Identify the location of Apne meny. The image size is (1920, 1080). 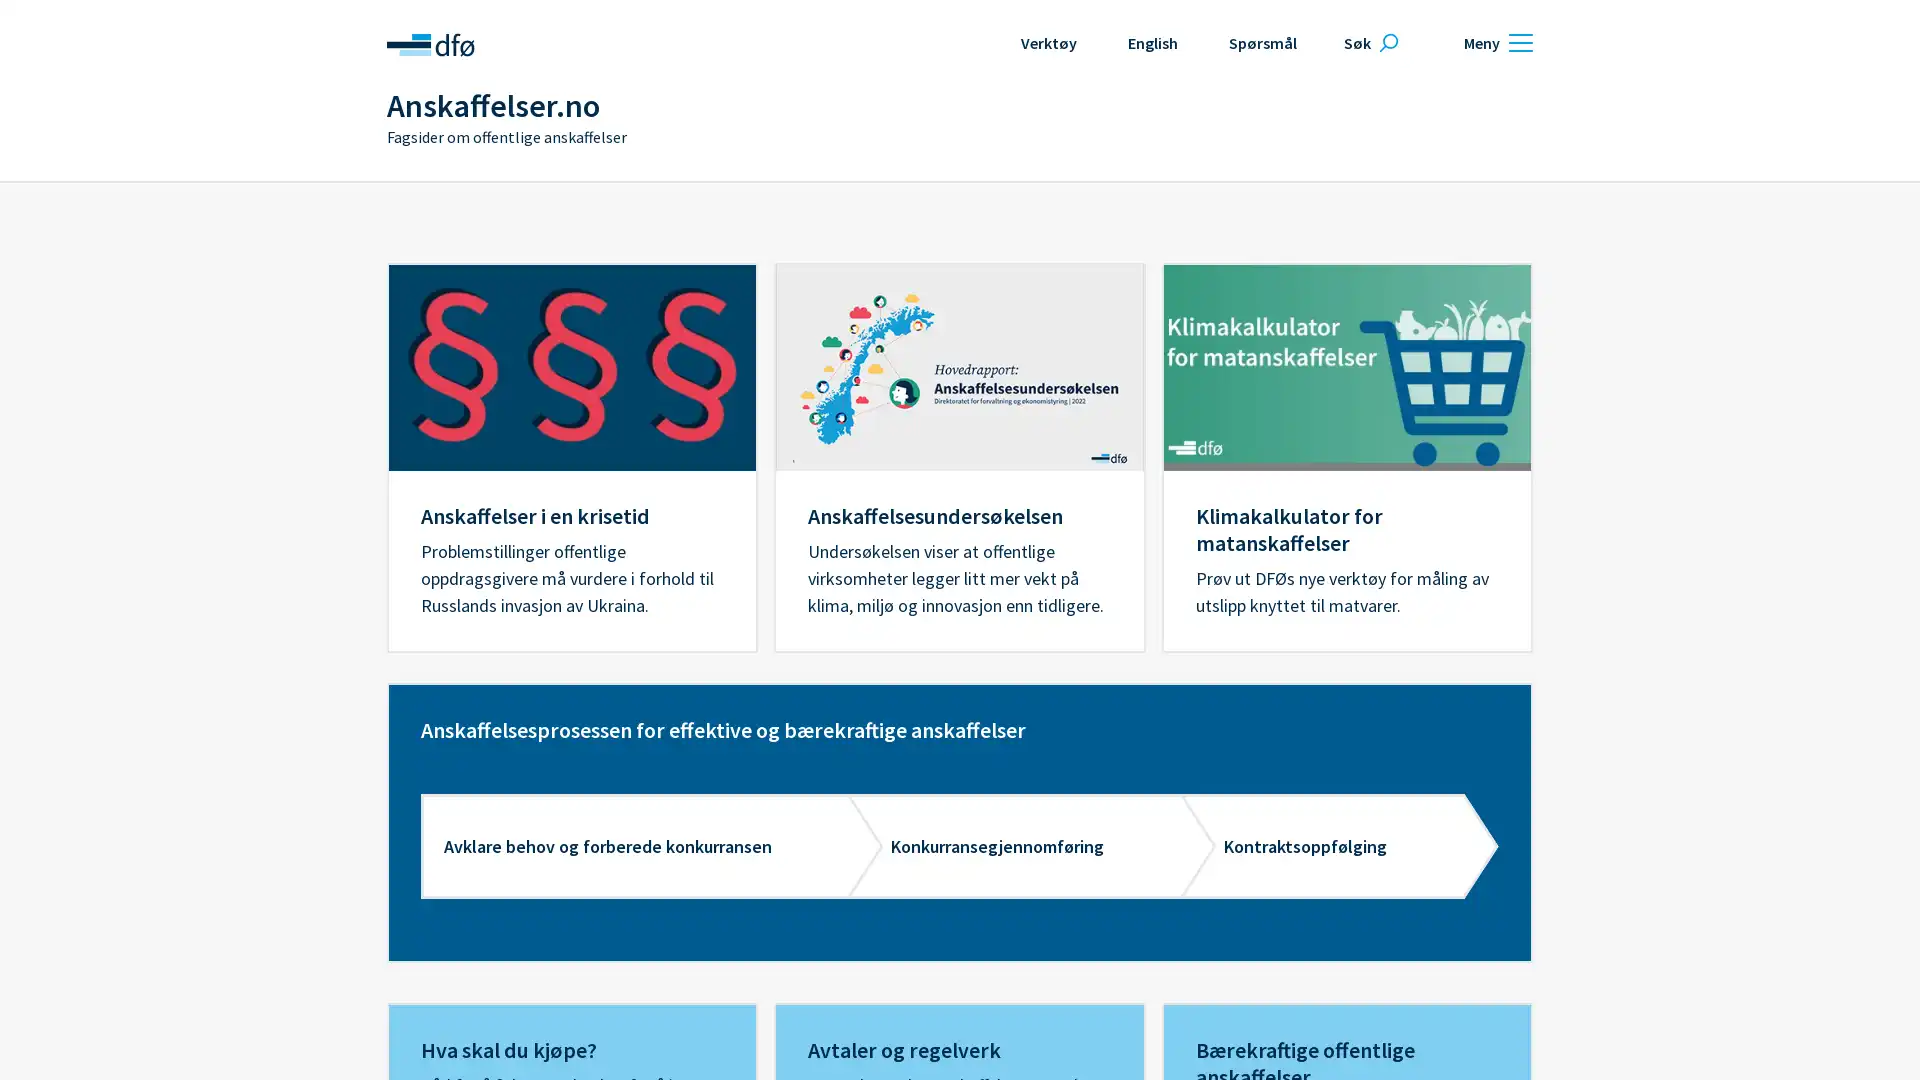
(1495, 42).